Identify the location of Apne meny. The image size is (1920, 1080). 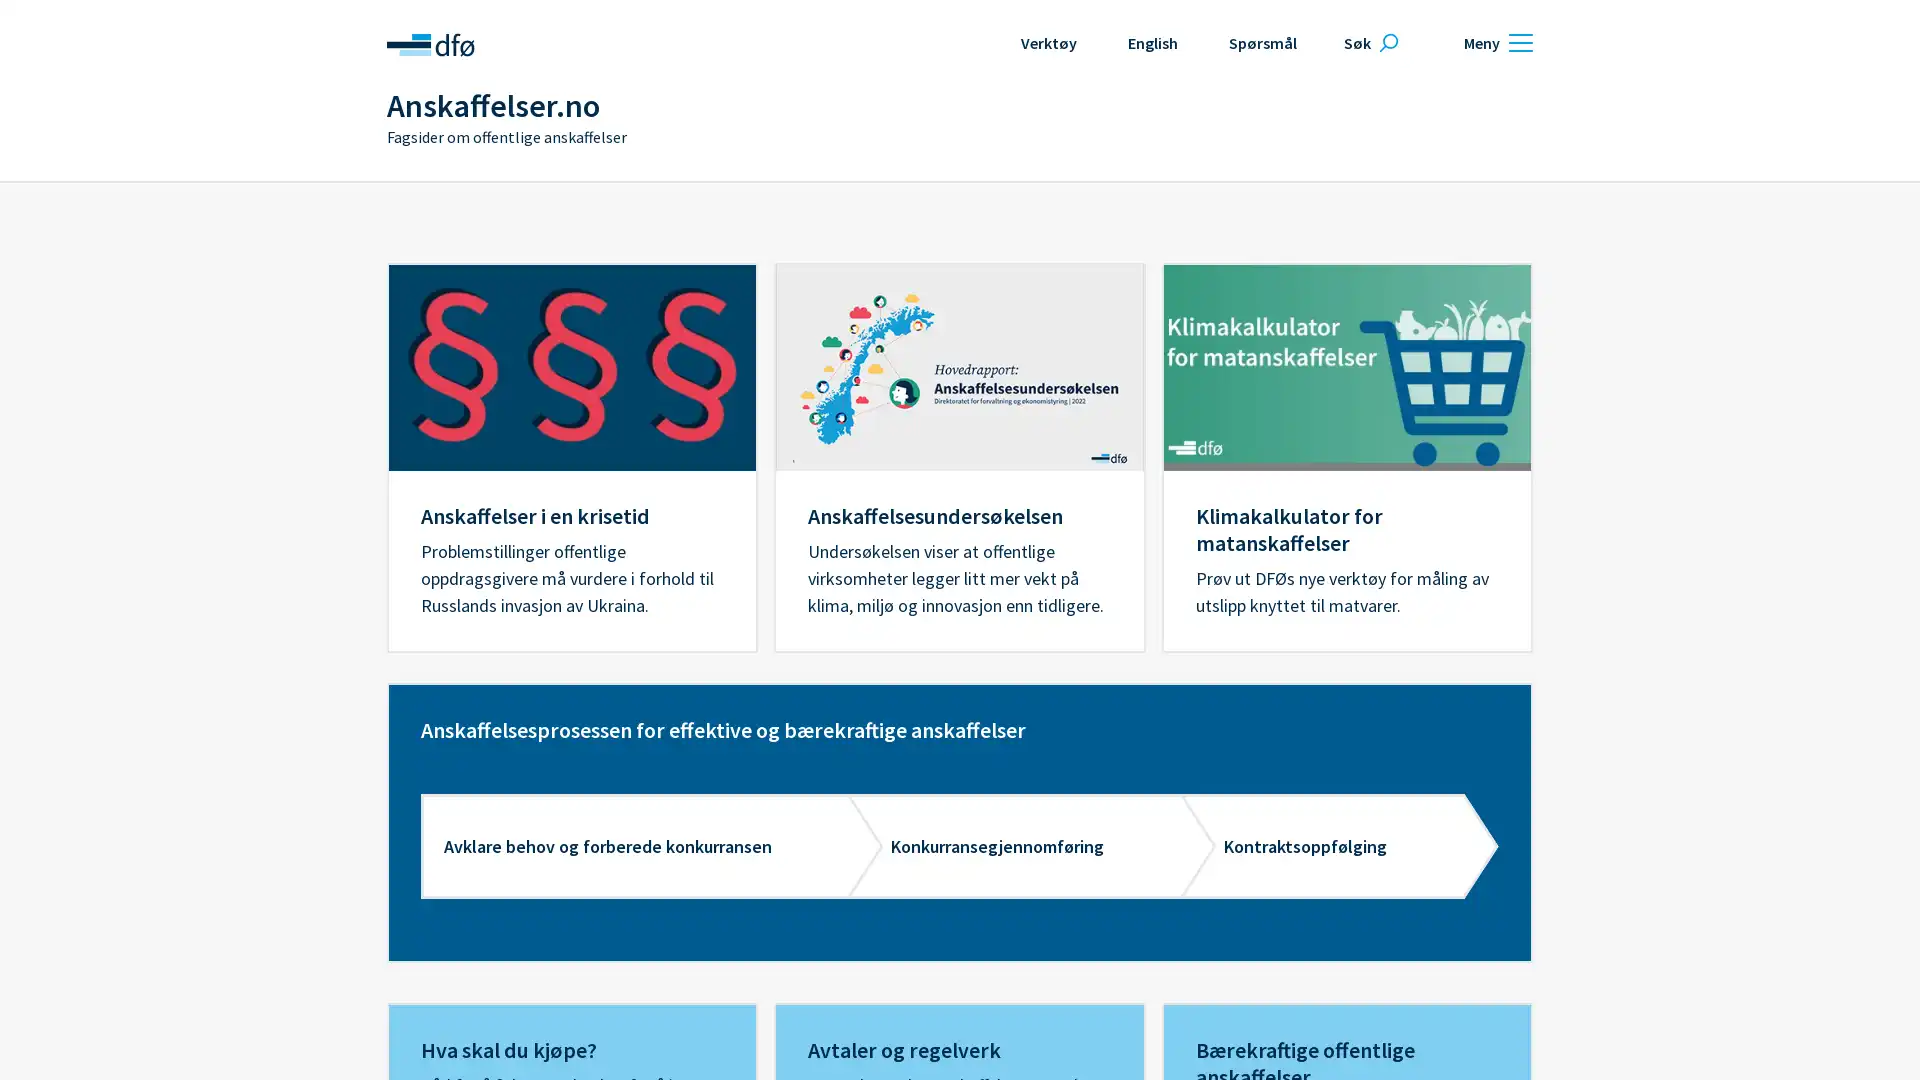
(1495, 42).